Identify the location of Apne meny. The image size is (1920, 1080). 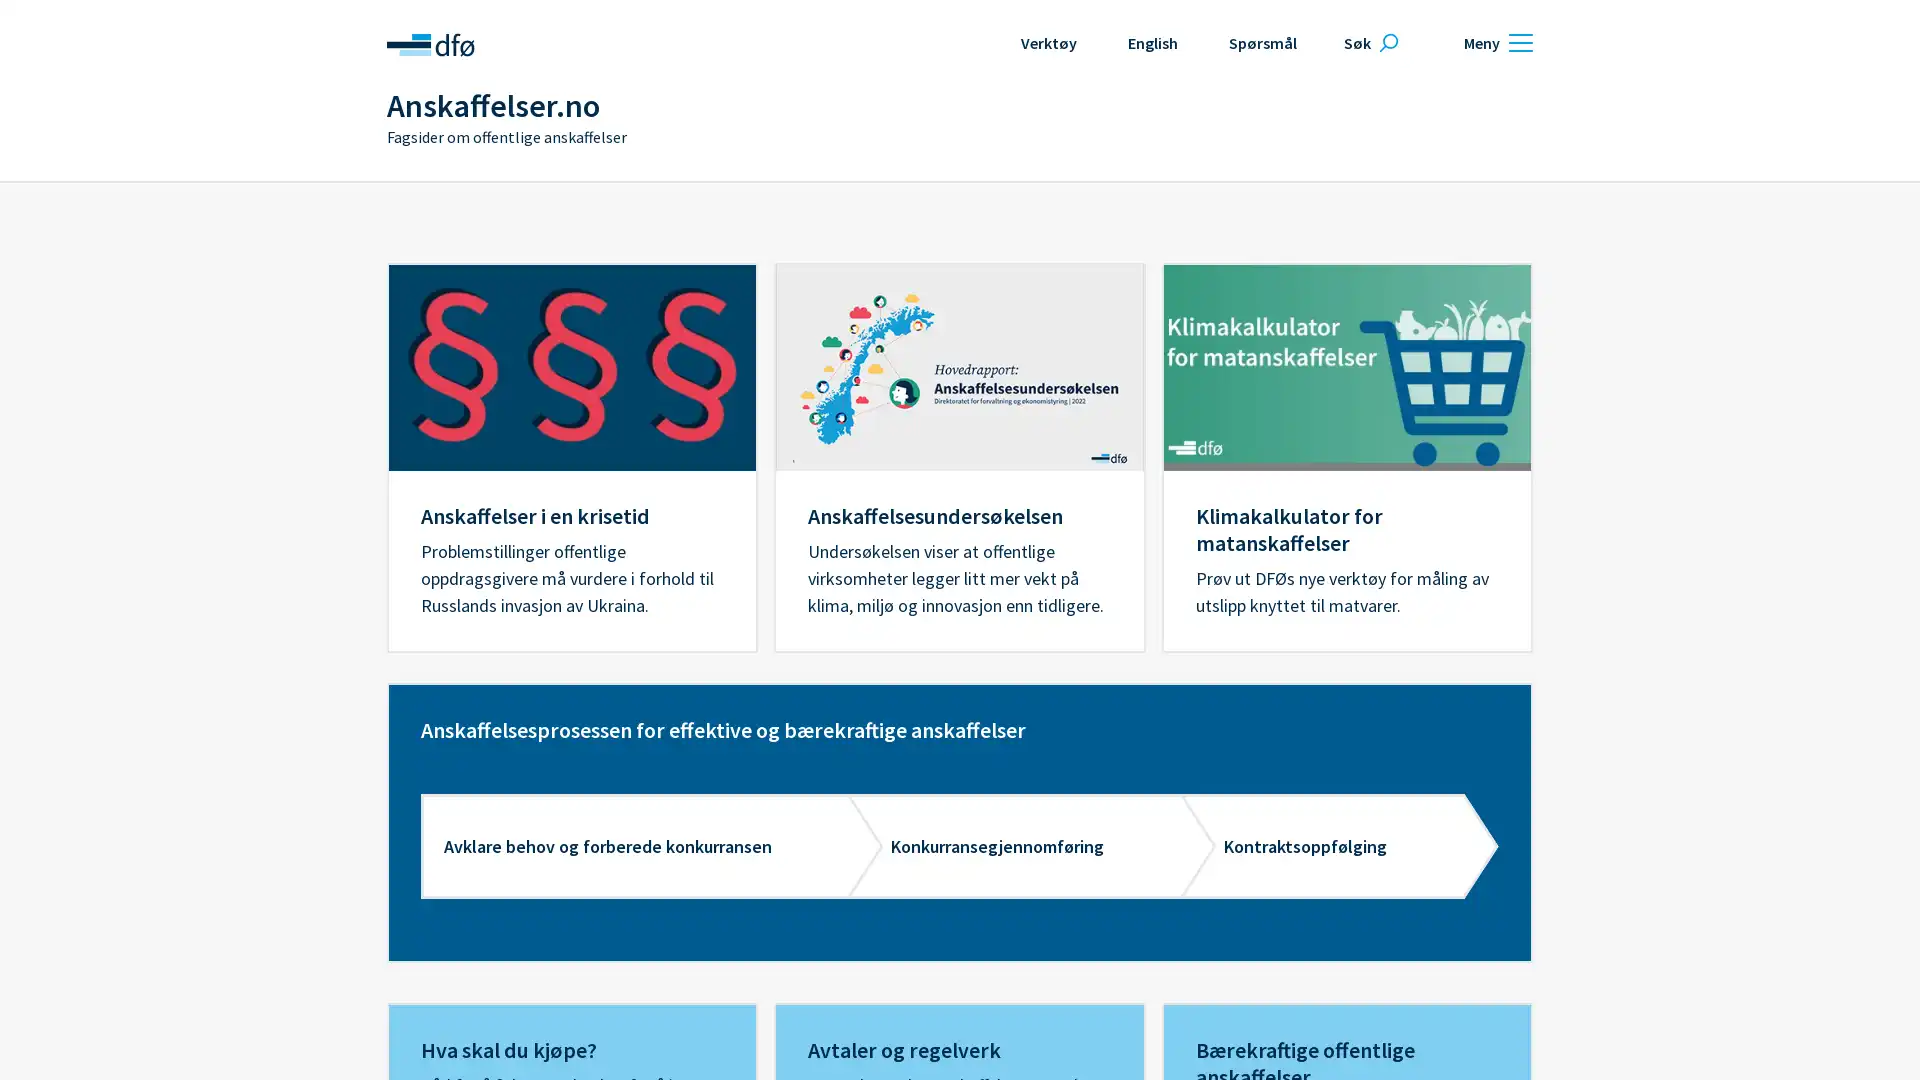
(1495, 42).